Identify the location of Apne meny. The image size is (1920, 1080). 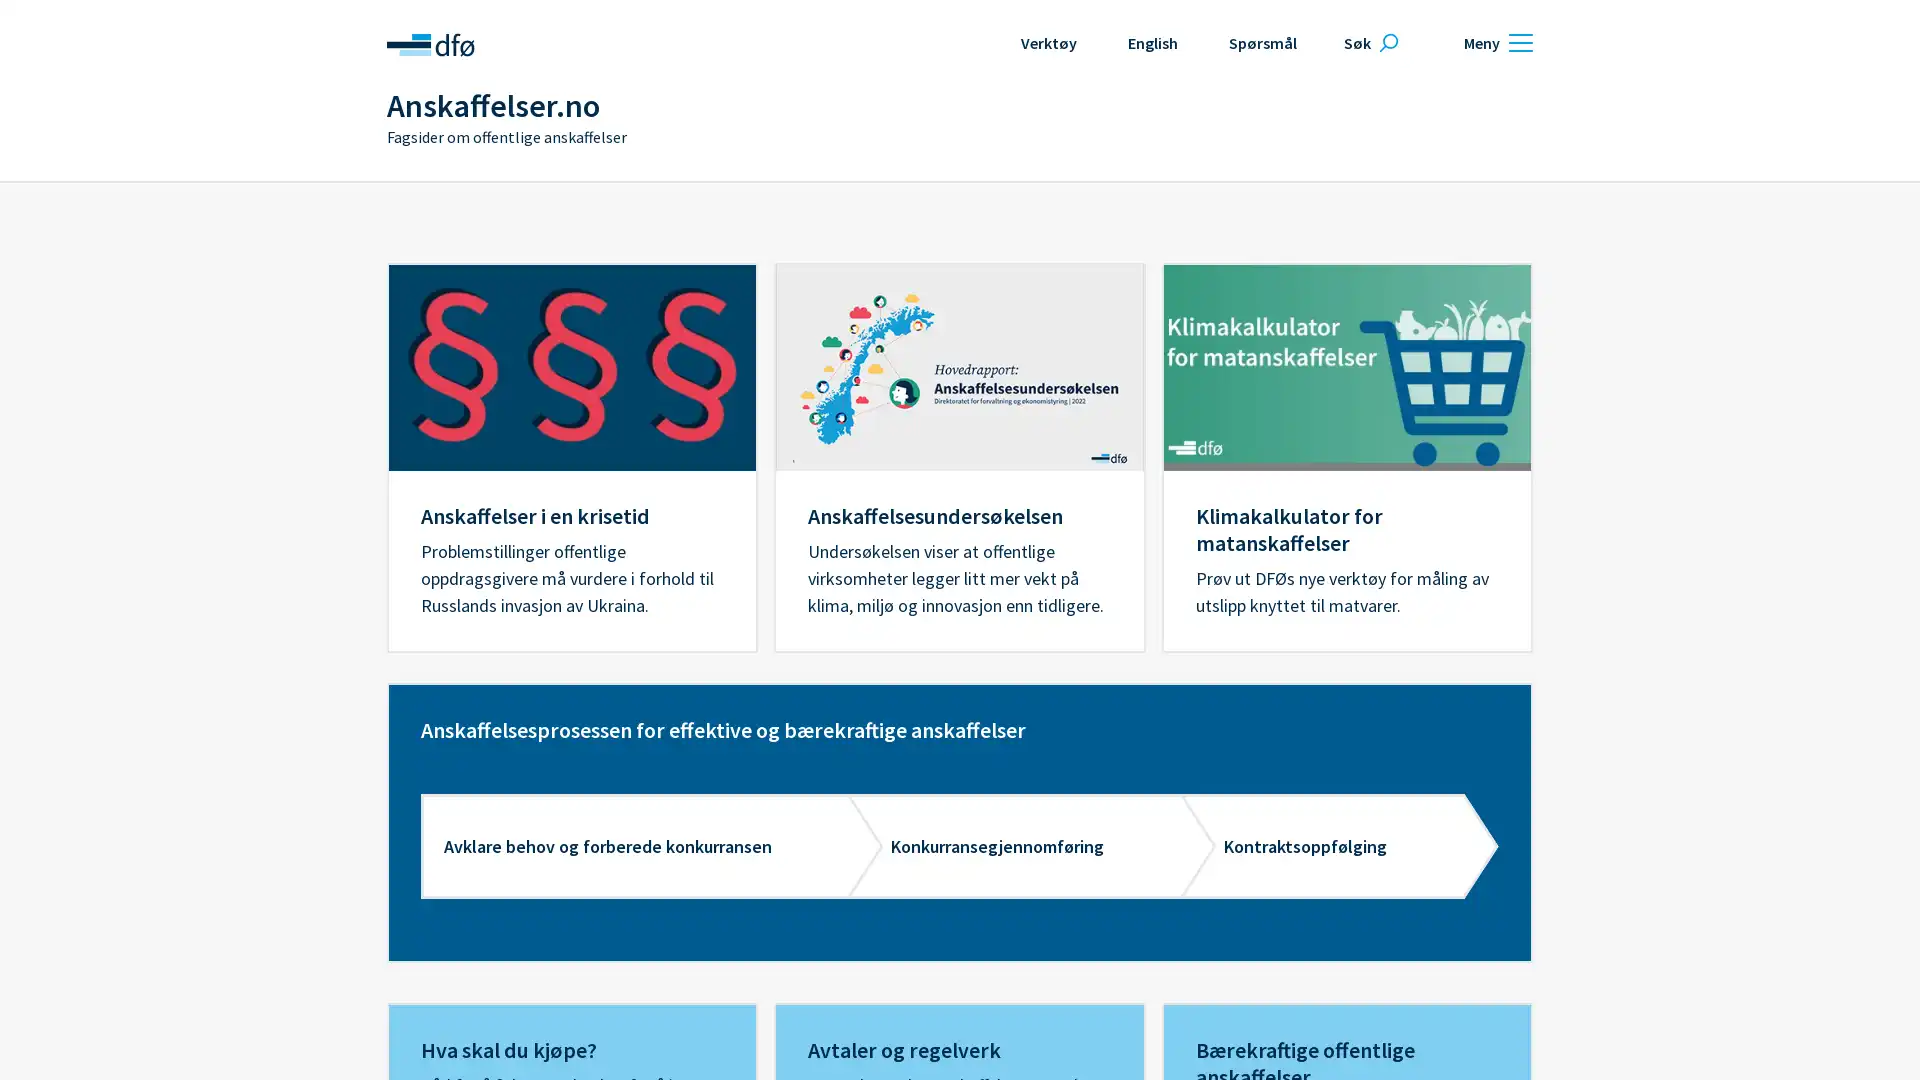
(1495, 42).